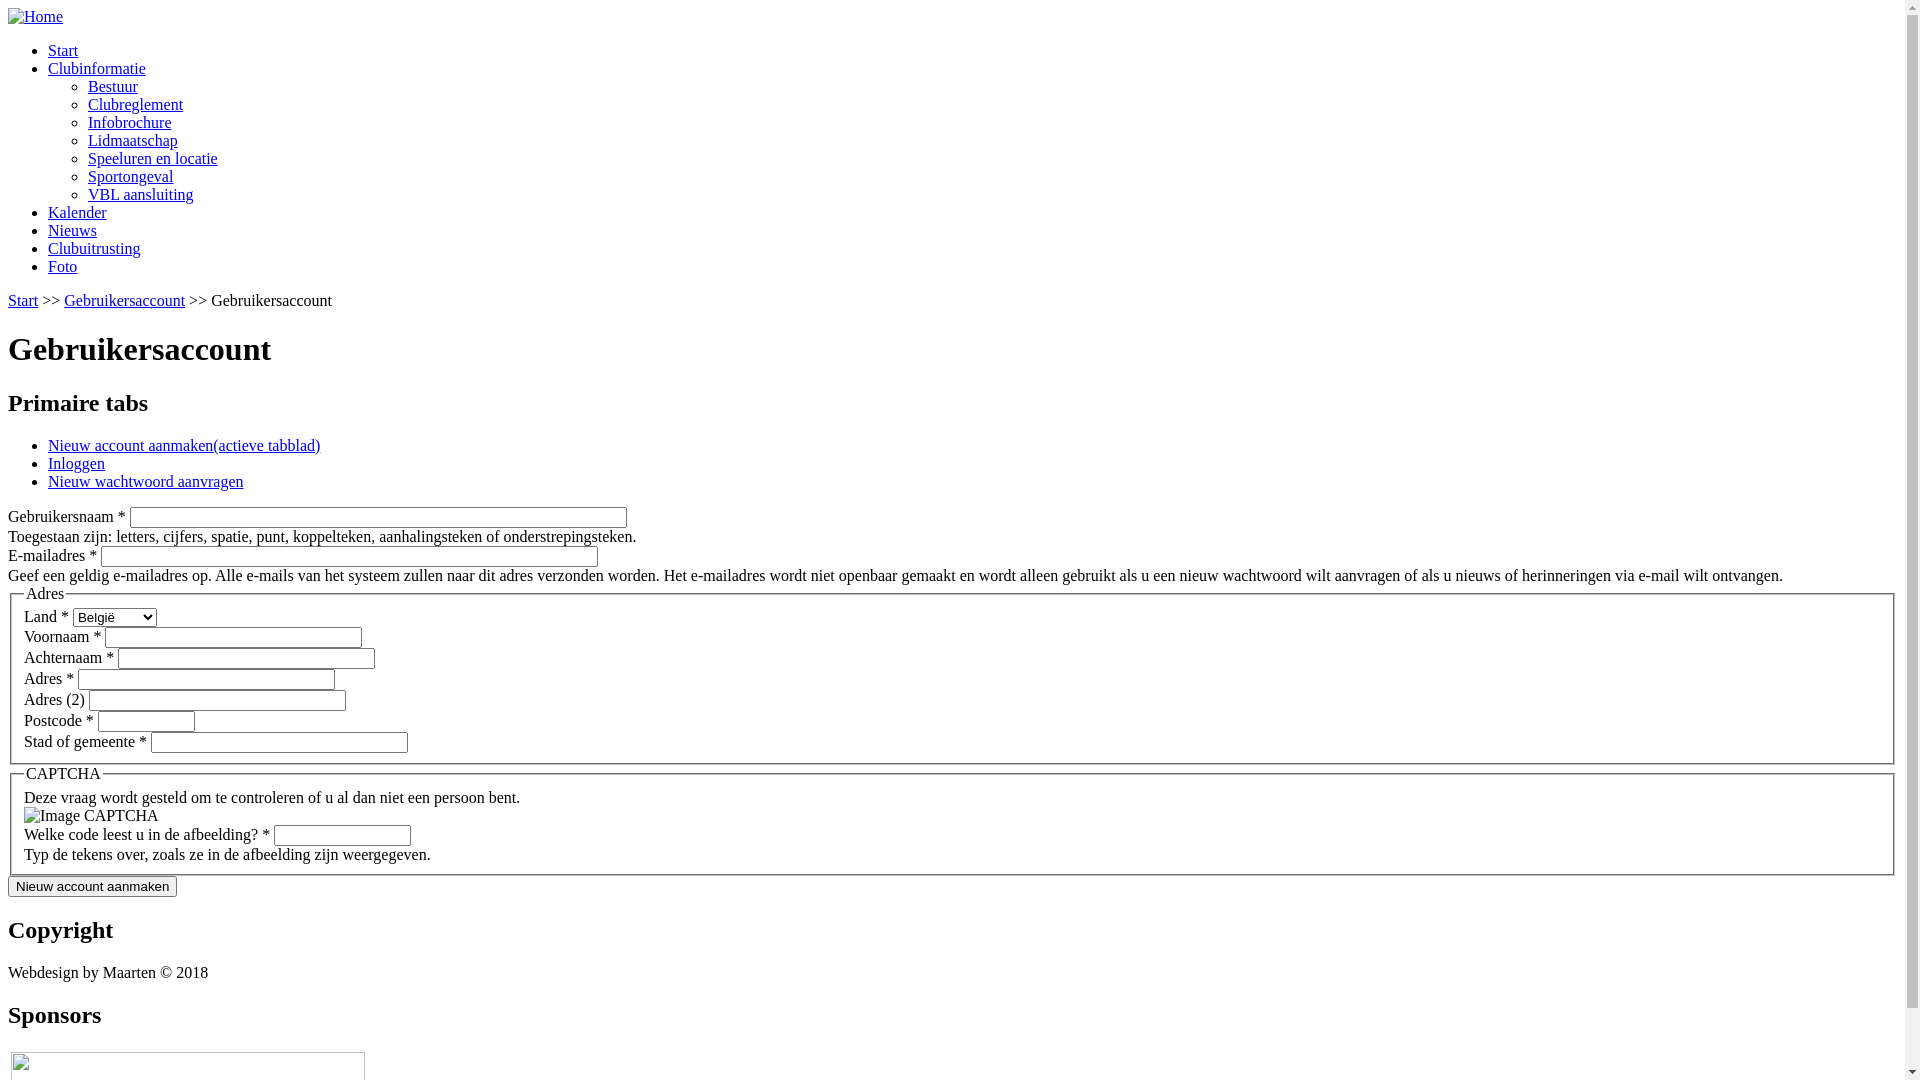 This screenshot has width=1920, height=1080. I want to click on 'Nieuws', so click(72, 229).